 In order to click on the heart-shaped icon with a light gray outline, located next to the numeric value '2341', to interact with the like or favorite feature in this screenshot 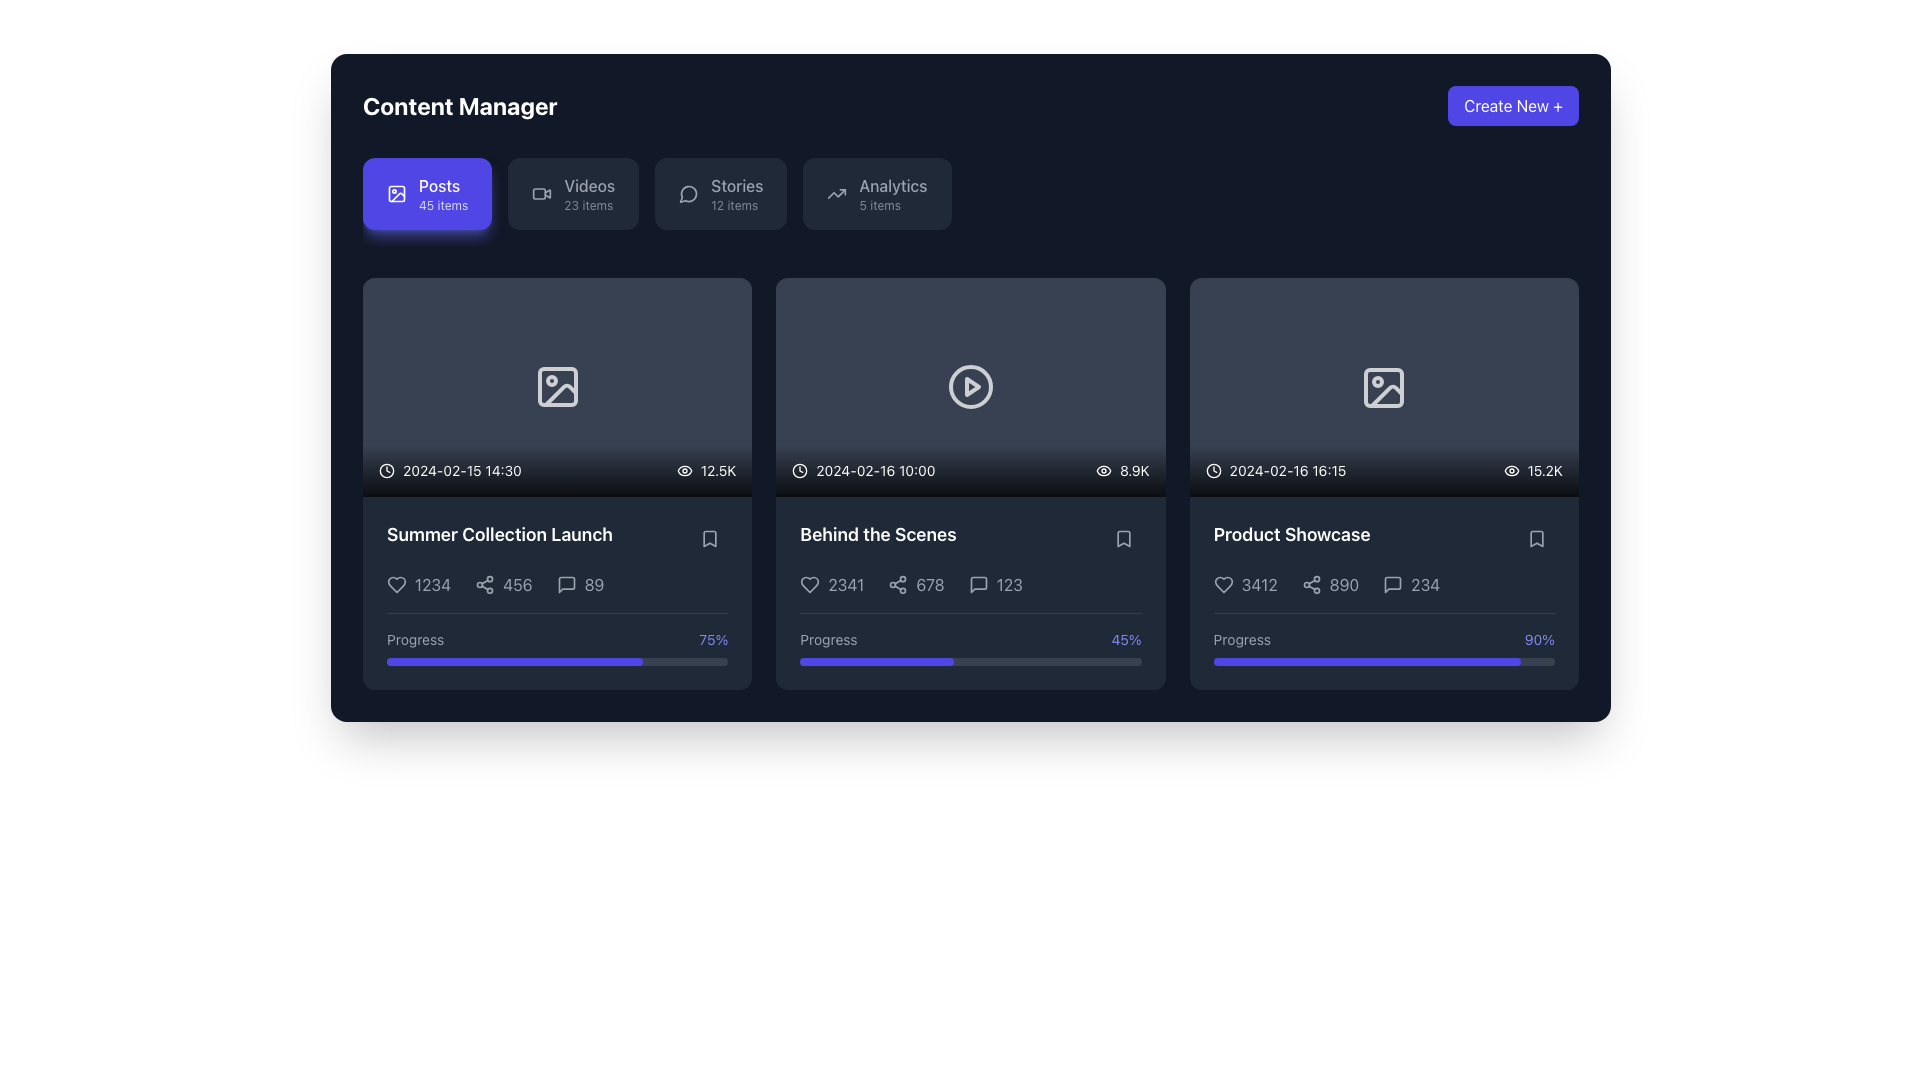, I will do `click(810, 584)`.